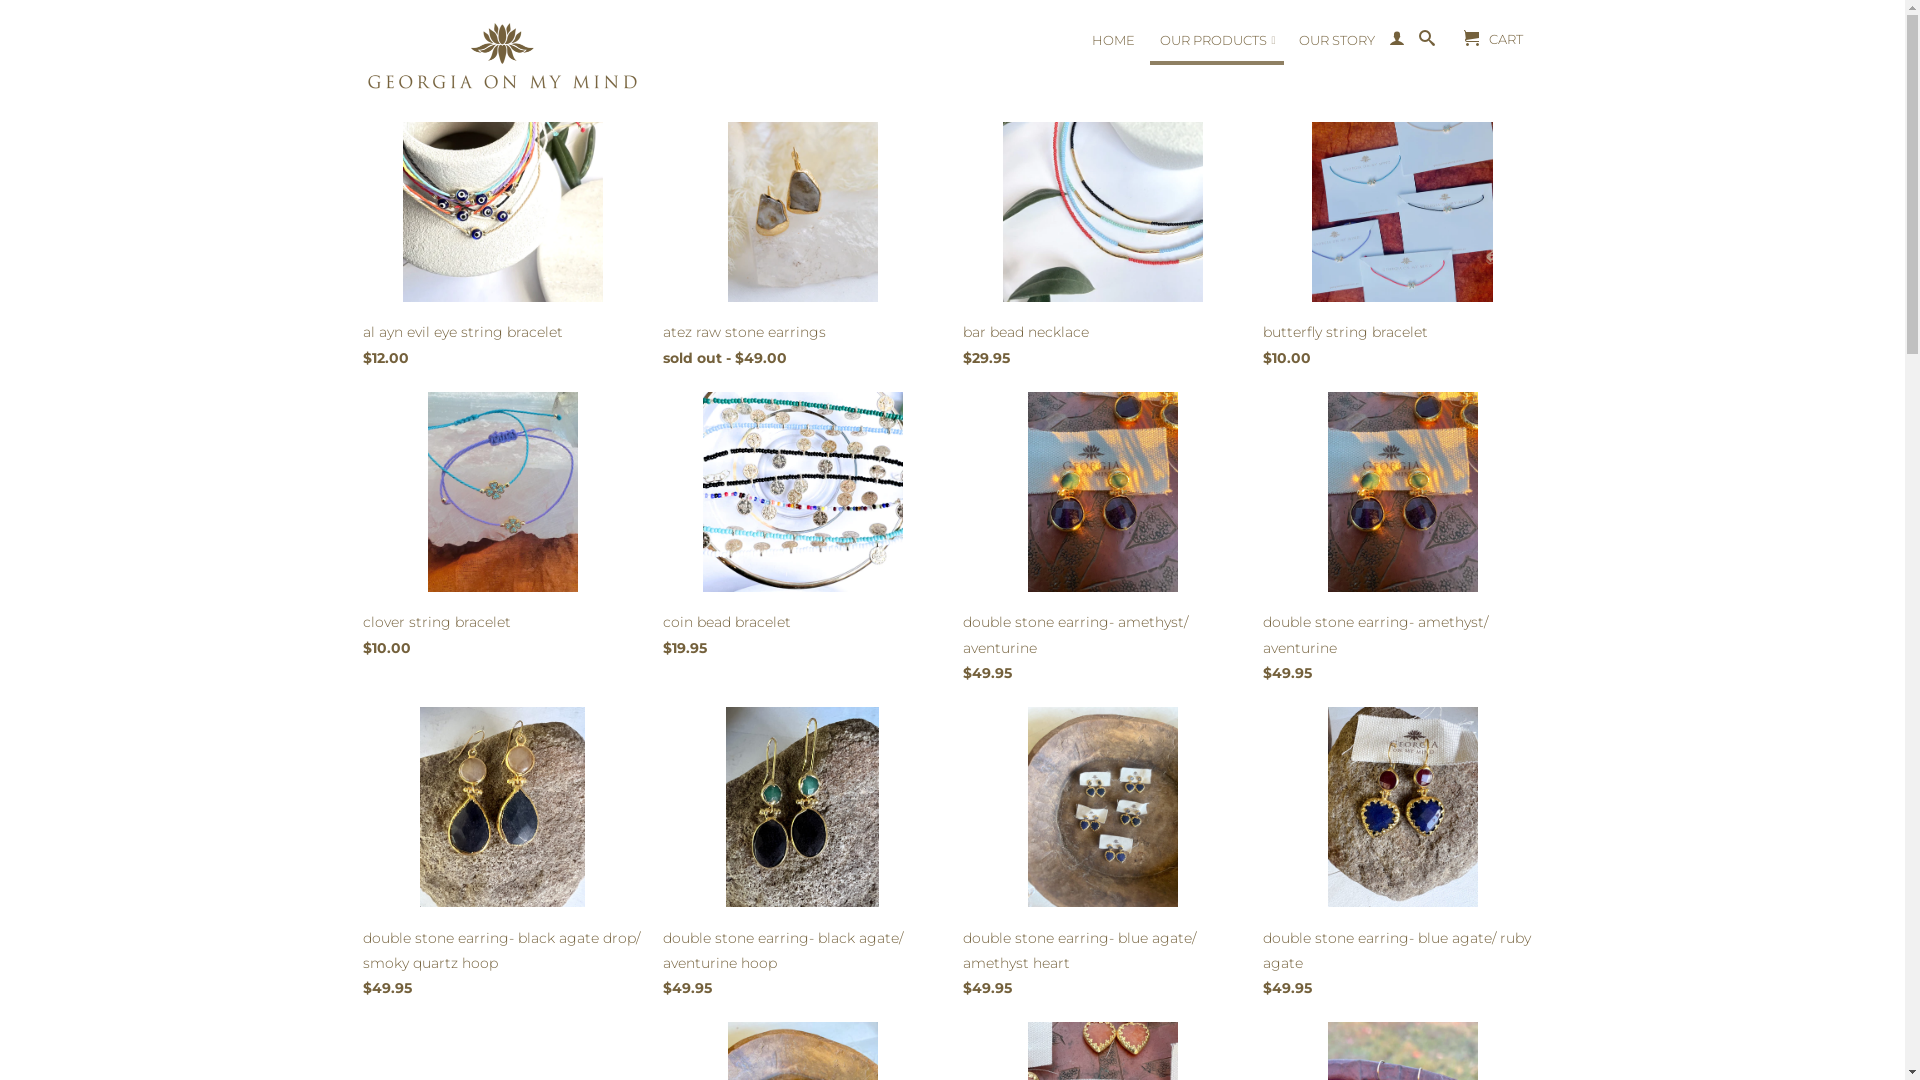 This screenshot has width=1920, height=1080. What do you see at coordinates (1400, 238) in the screenshot?
I see `'butterfly string bracelet` at bounding box center [1400, 238].